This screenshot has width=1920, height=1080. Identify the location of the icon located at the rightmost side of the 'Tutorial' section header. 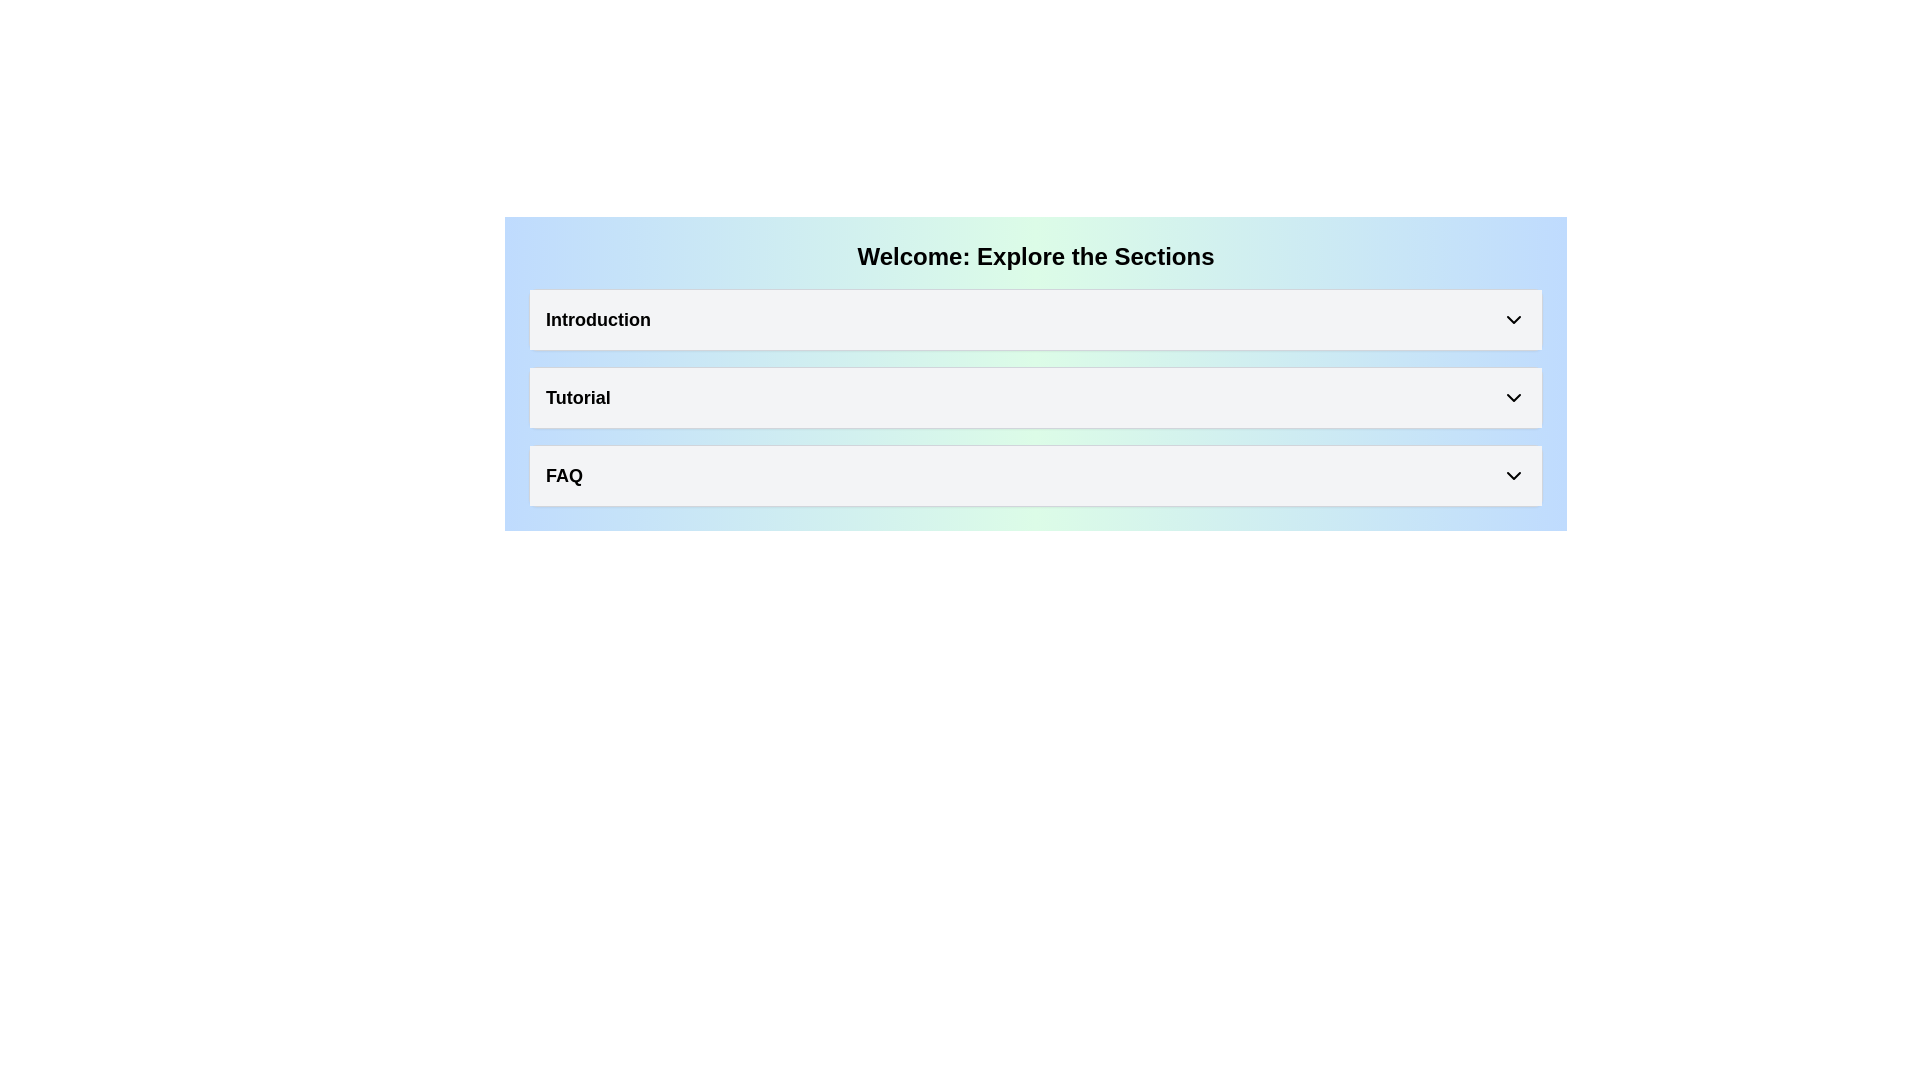
(1513, 397).